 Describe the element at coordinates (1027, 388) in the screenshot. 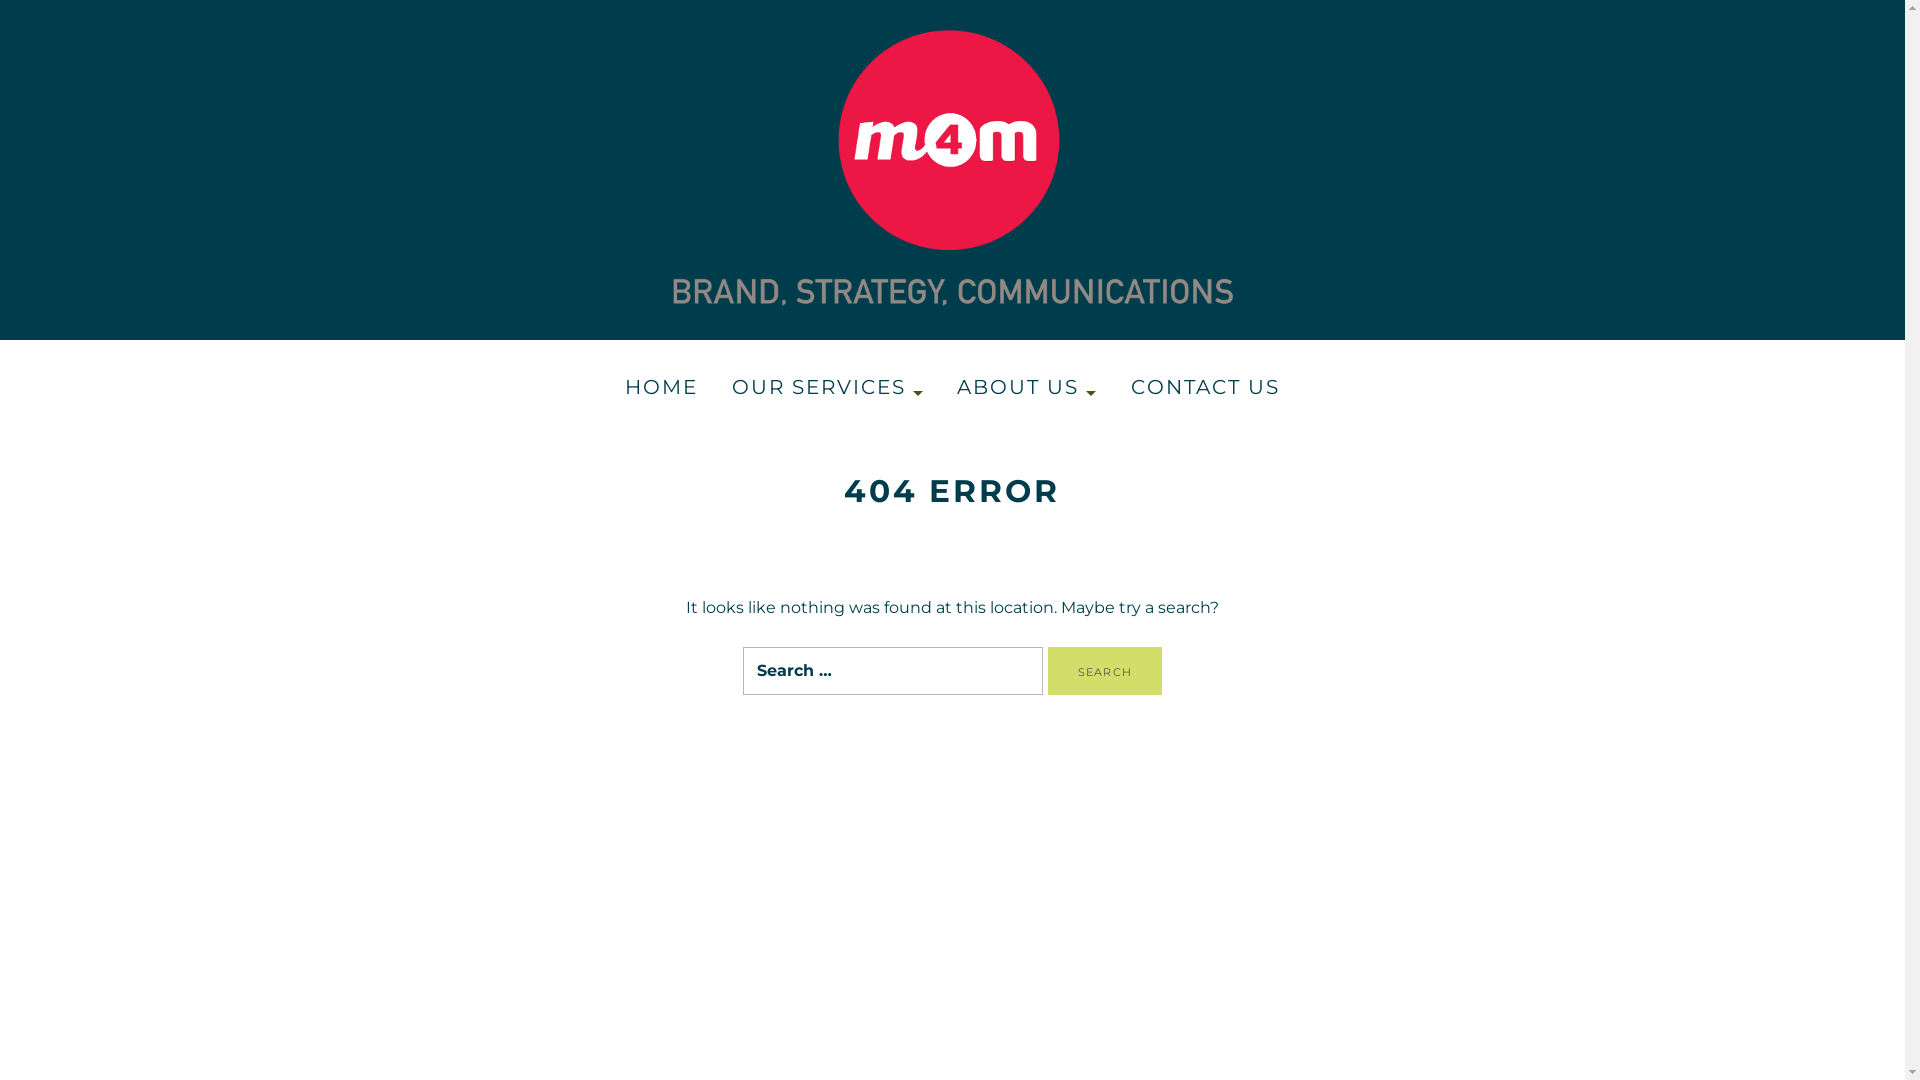

I see `'ABOUT US` at that location.